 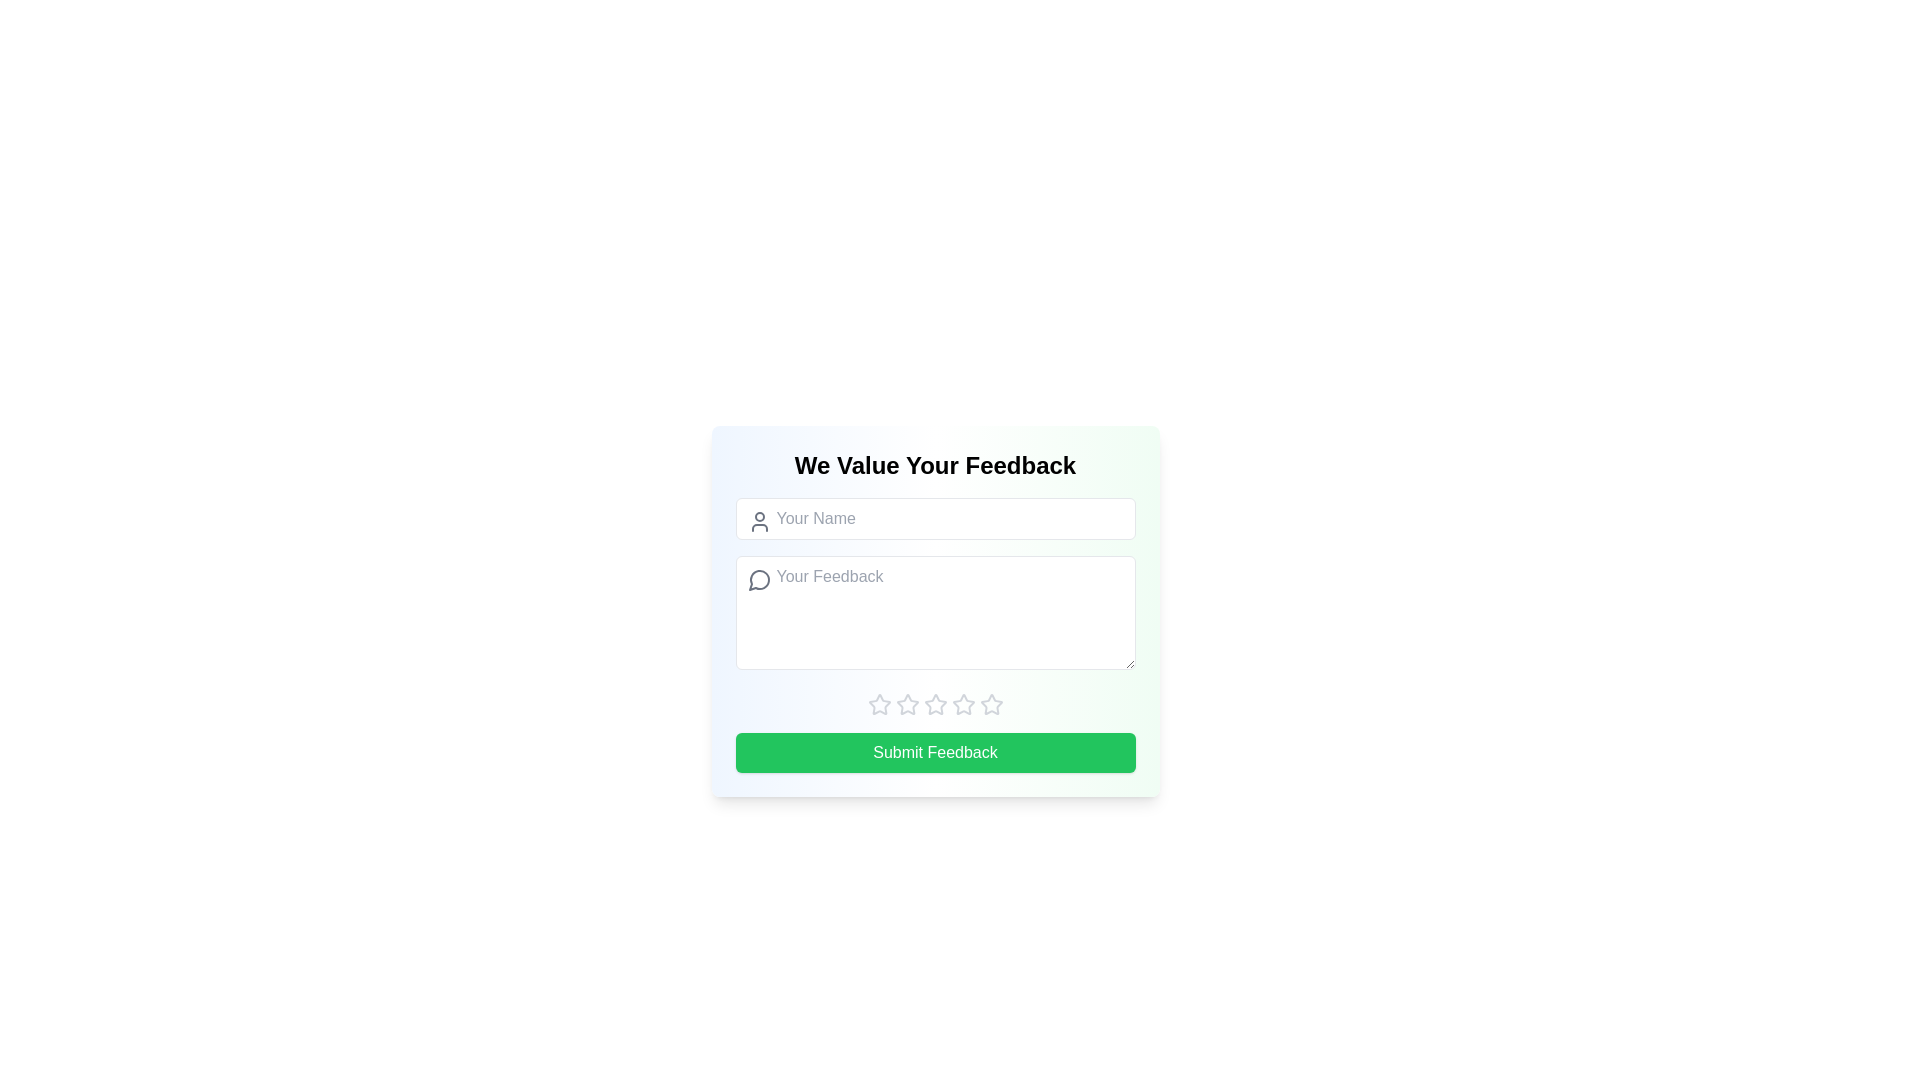 What do you see at coordinates (963, 704) in the screenshot?
I see `the fifth unfilled star icon in the rating system` at bounding box center [963, 704].